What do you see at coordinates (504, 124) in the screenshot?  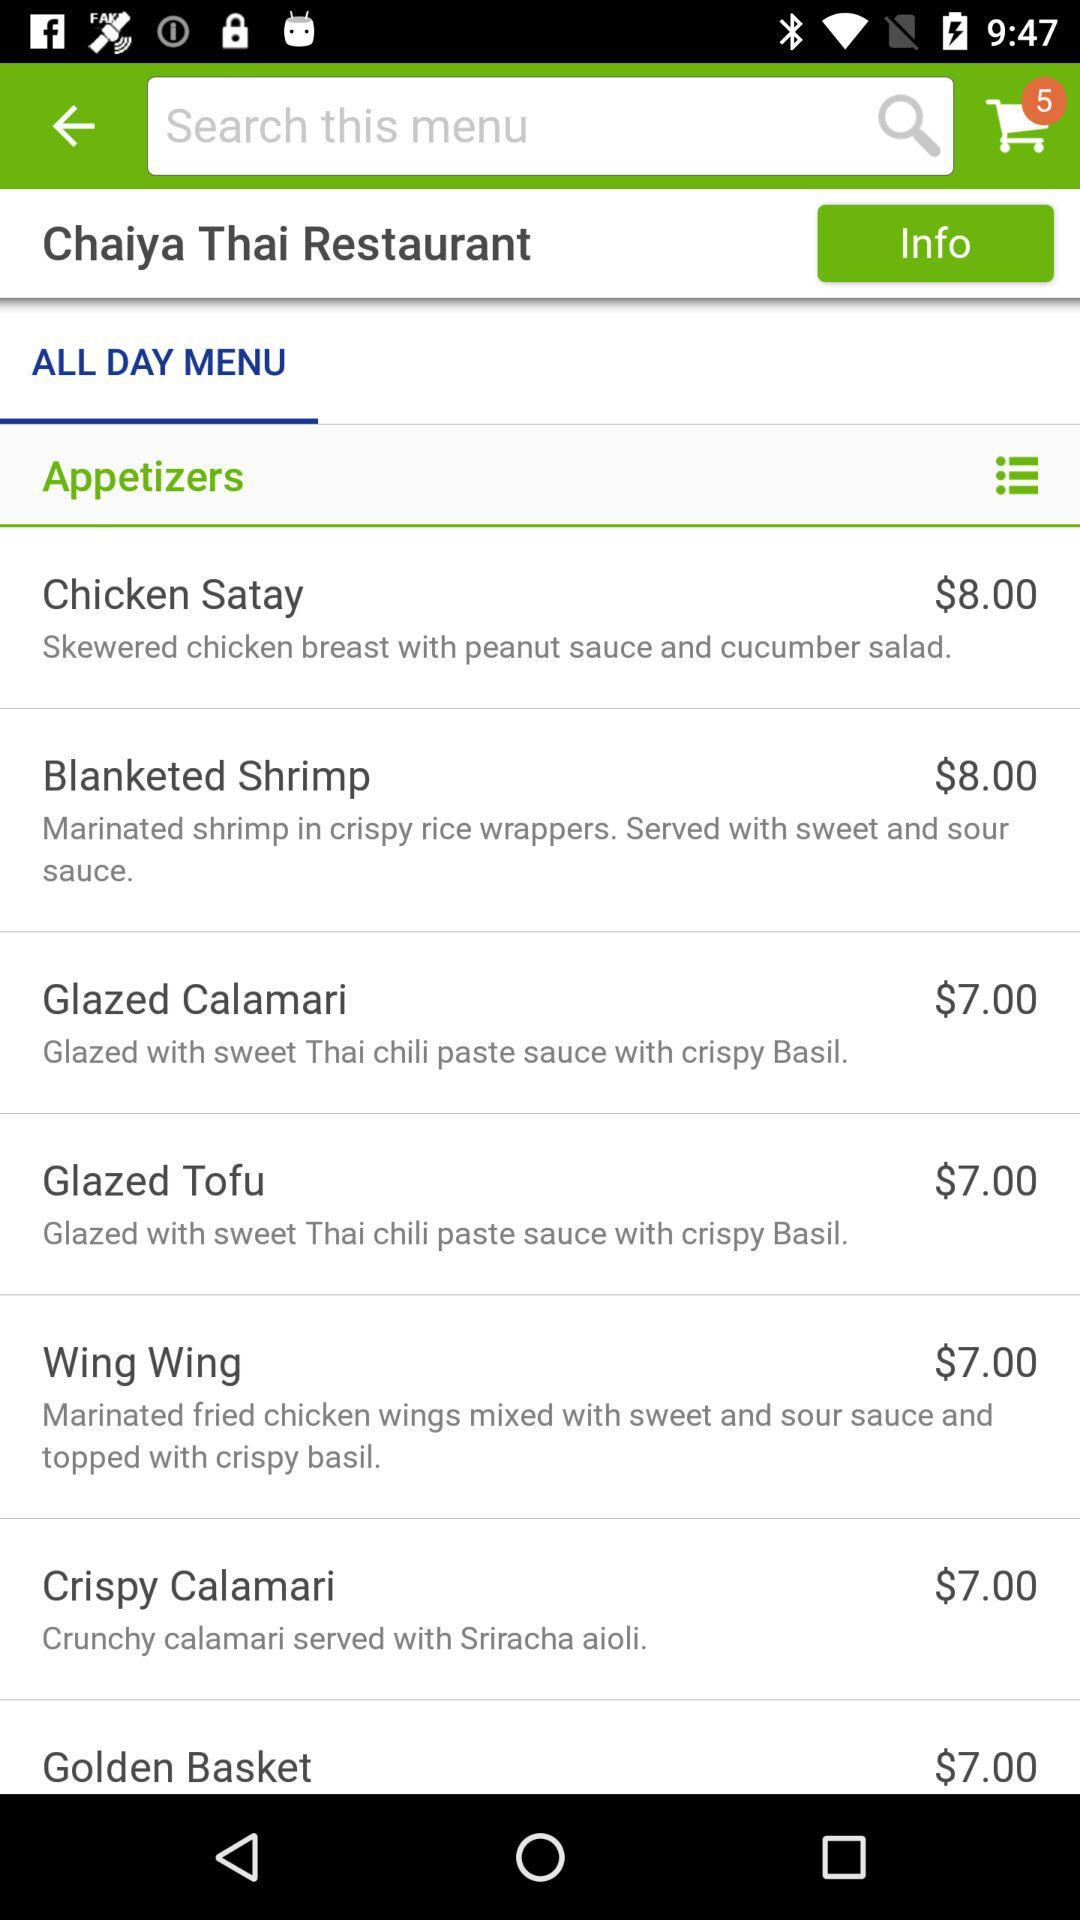 I see `the item above info` at bounding box center [504, 124].